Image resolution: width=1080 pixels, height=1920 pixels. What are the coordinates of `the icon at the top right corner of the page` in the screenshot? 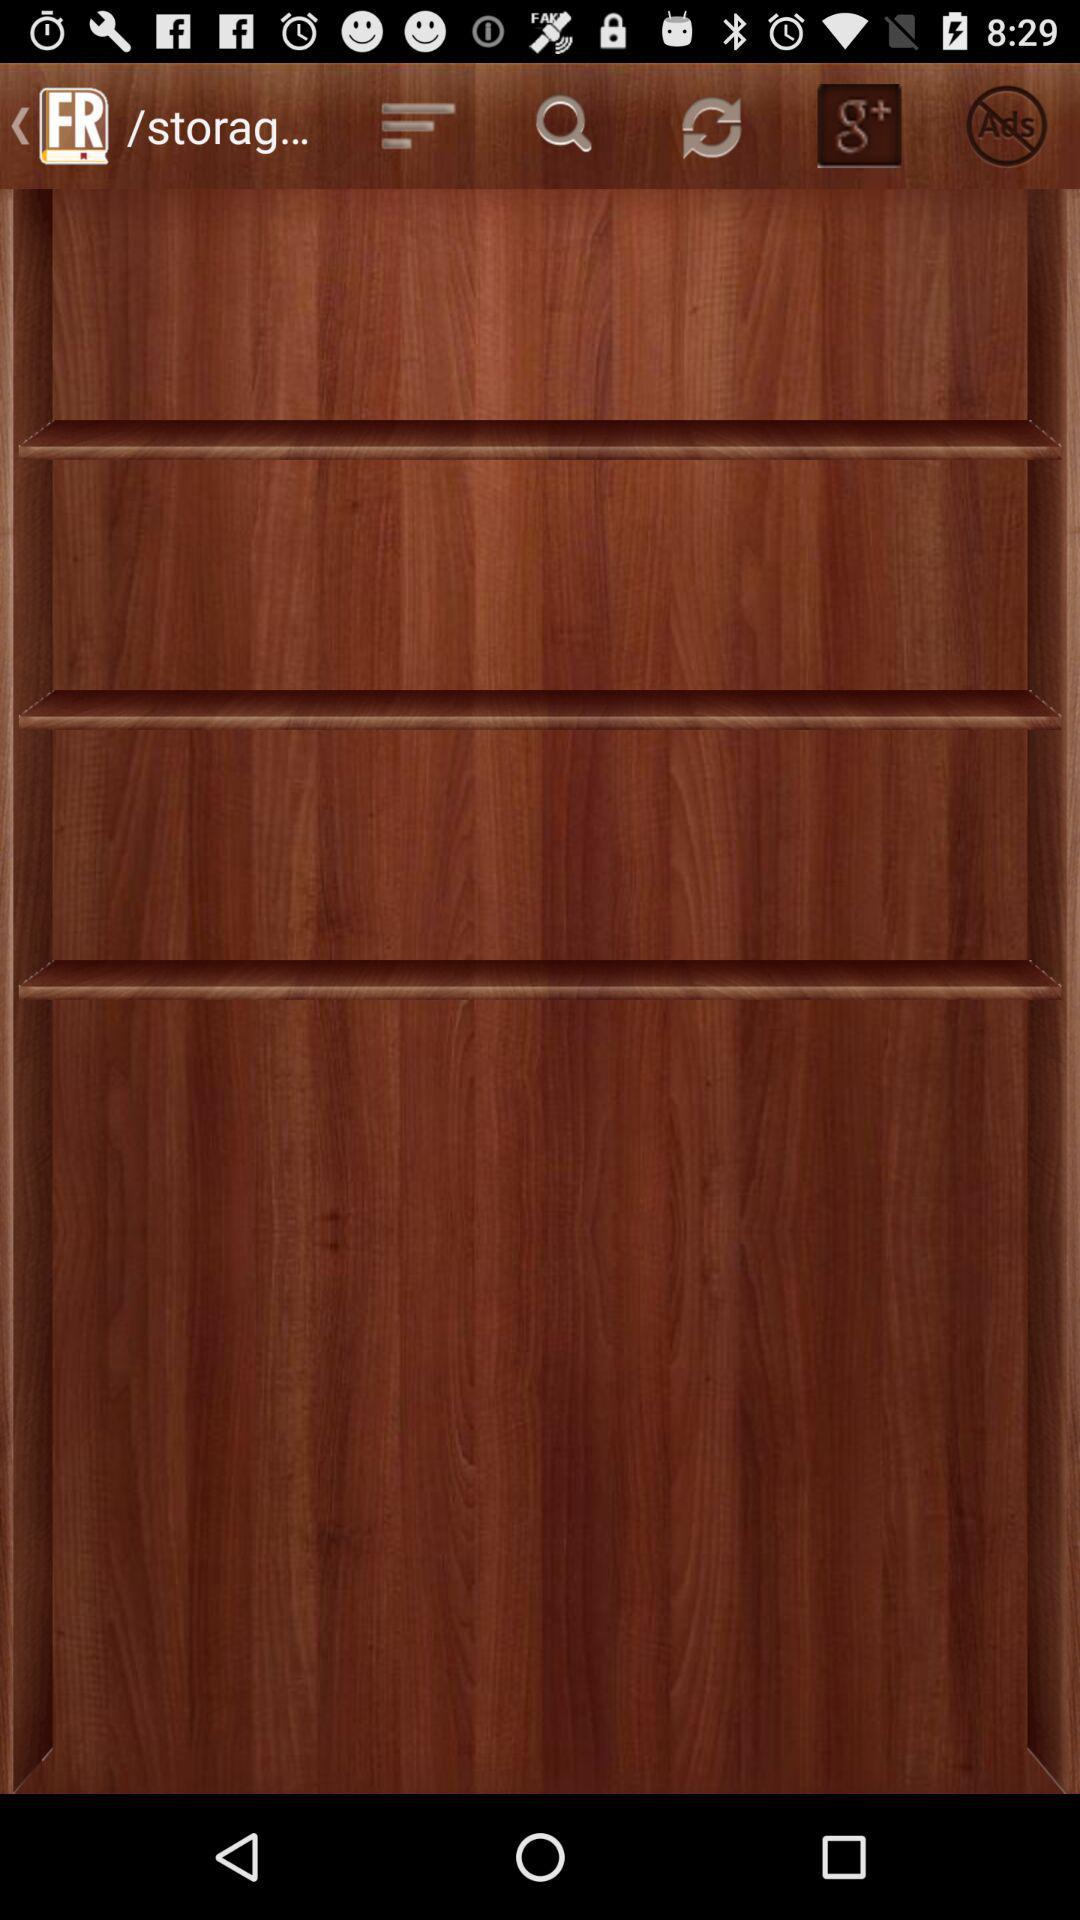 It's located at (1006, 124).